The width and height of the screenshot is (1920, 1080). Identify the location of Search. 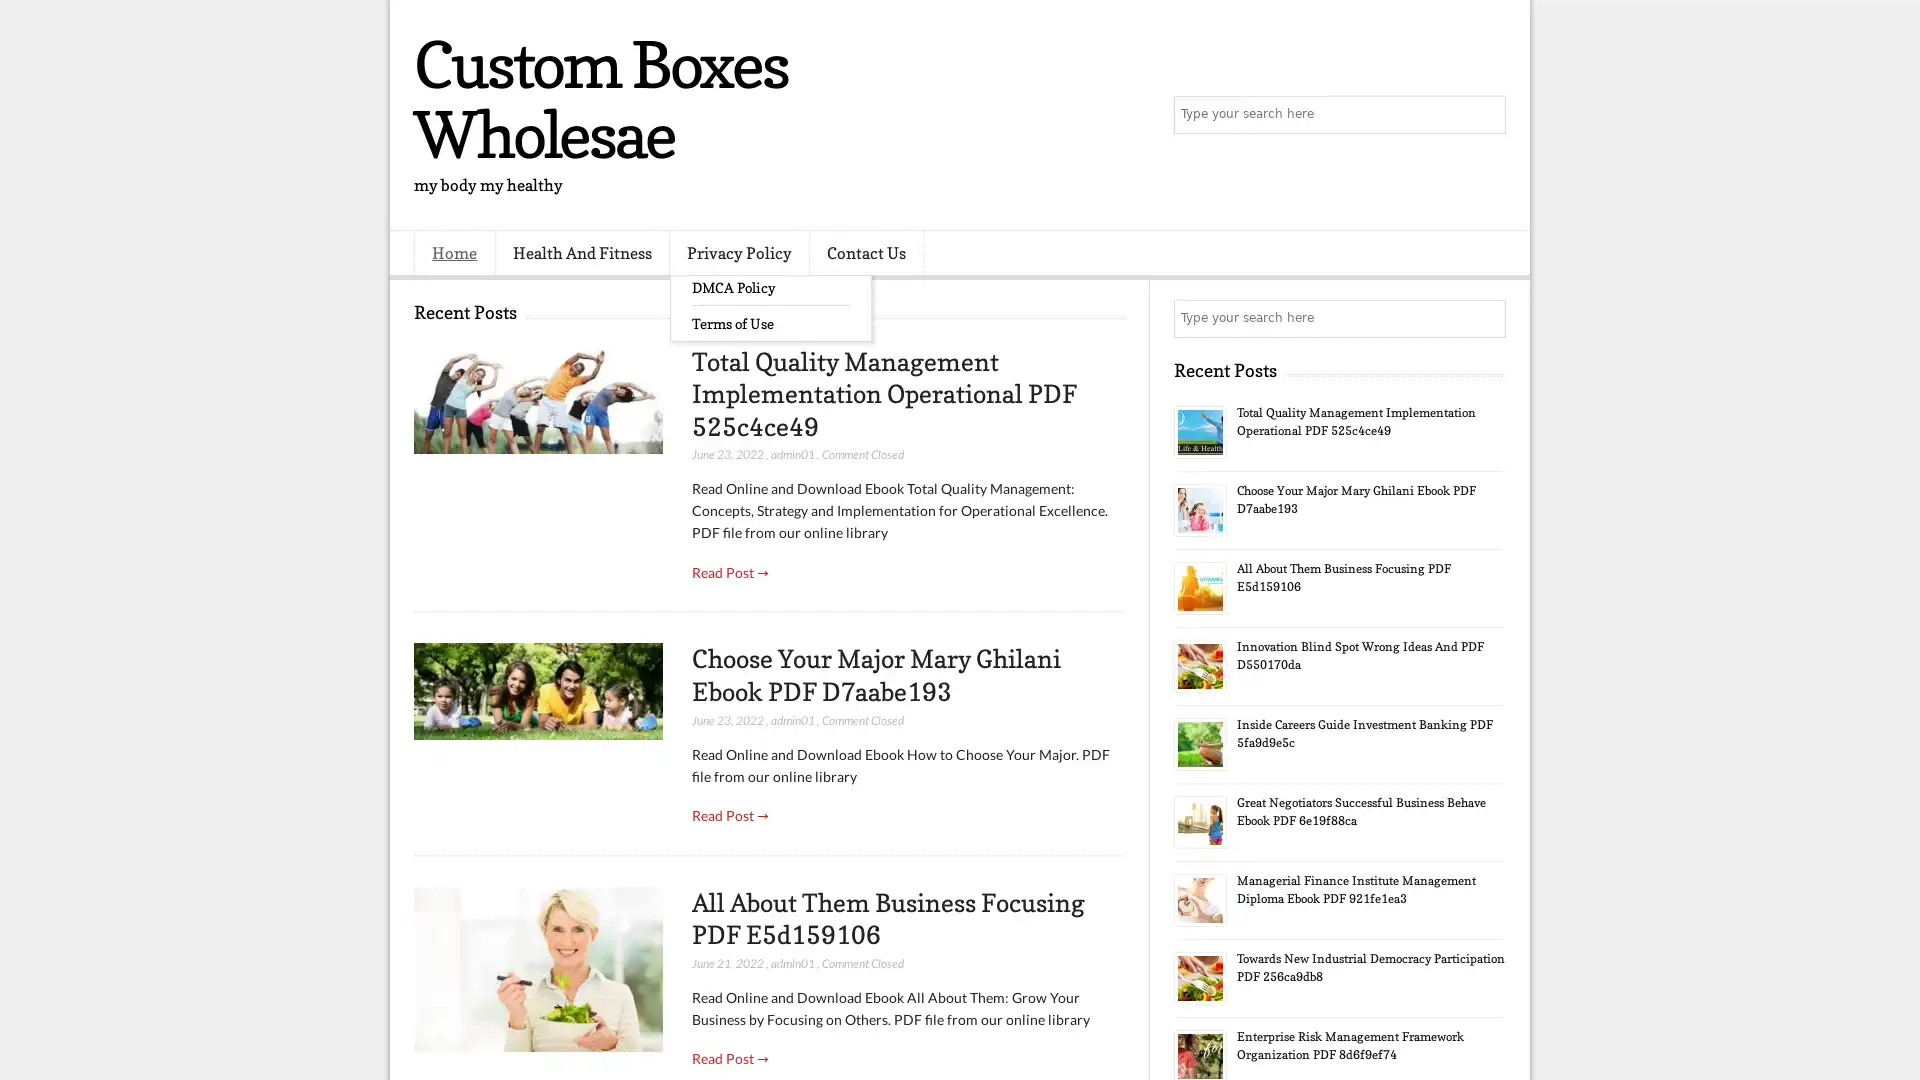
(1485, 115).